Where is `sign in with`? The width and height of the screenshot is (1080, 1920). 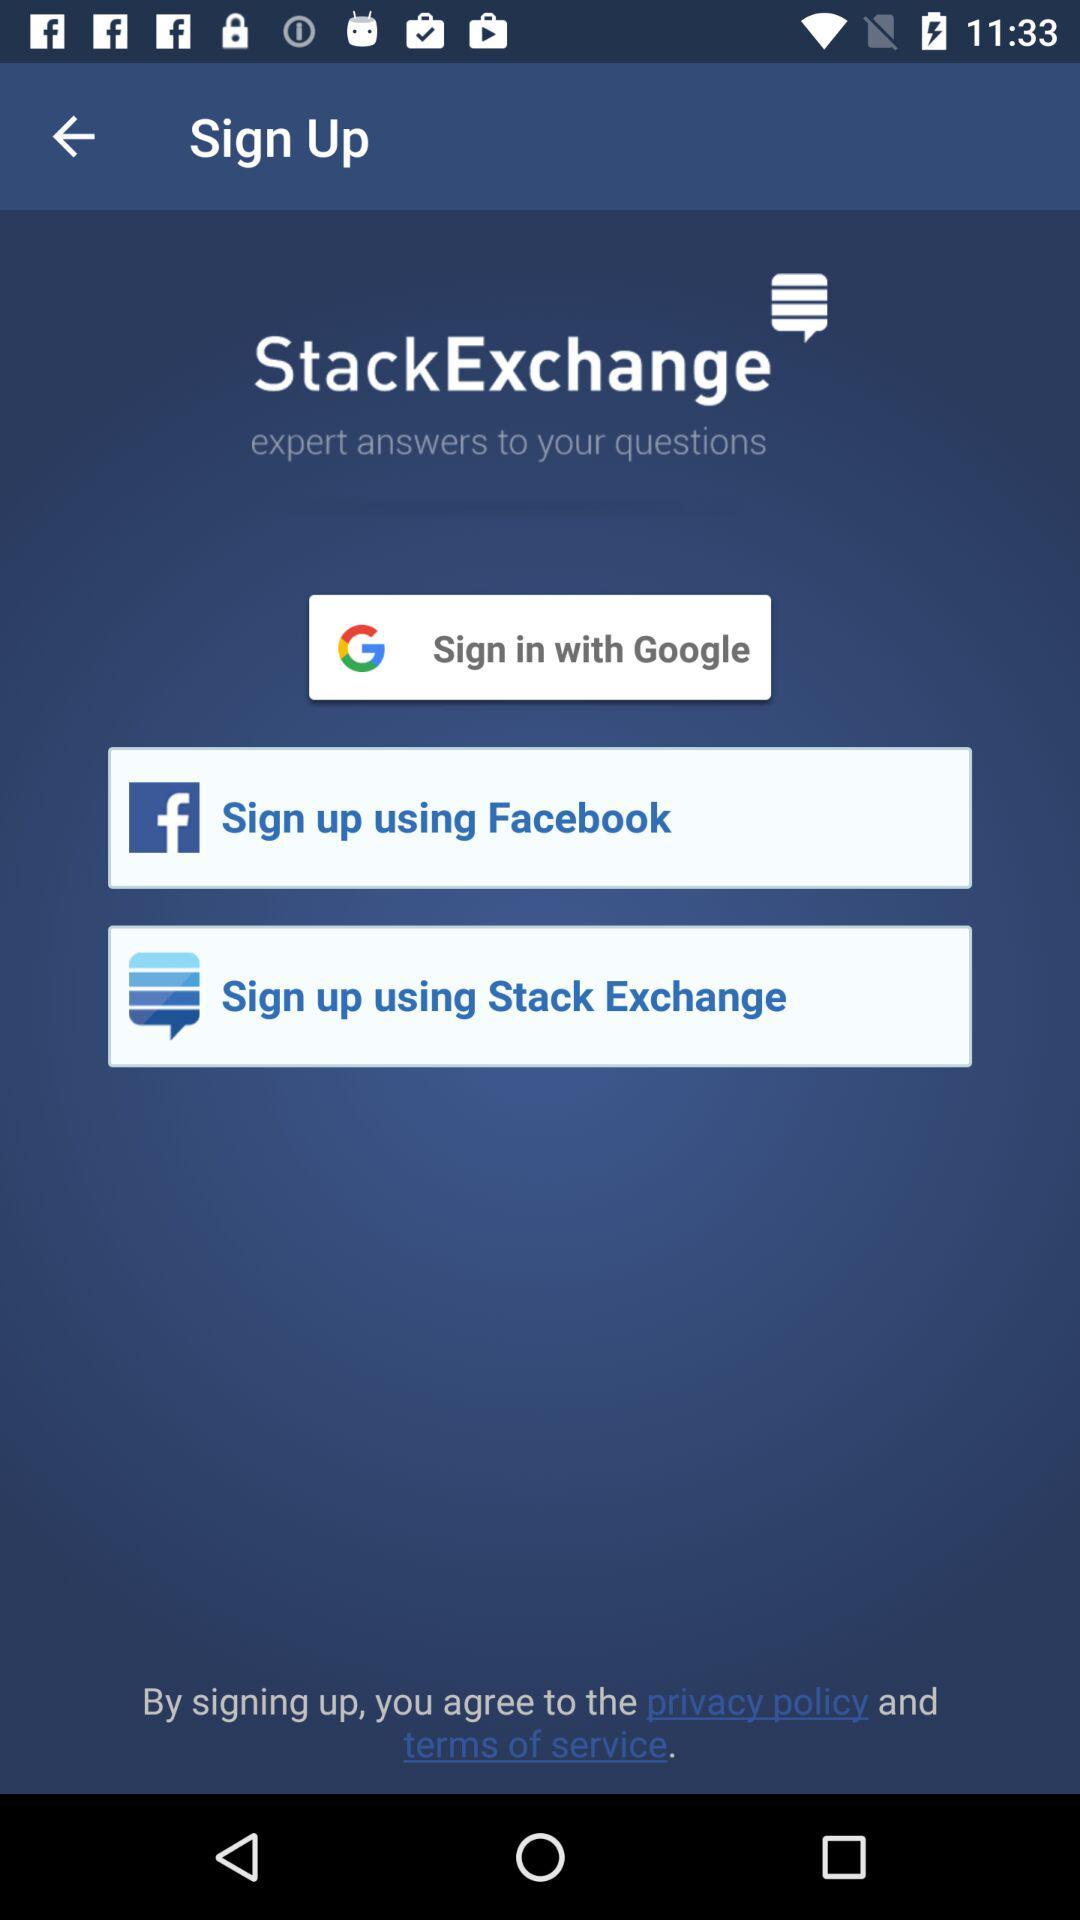 sign in with is located at coordinates (540, 647).